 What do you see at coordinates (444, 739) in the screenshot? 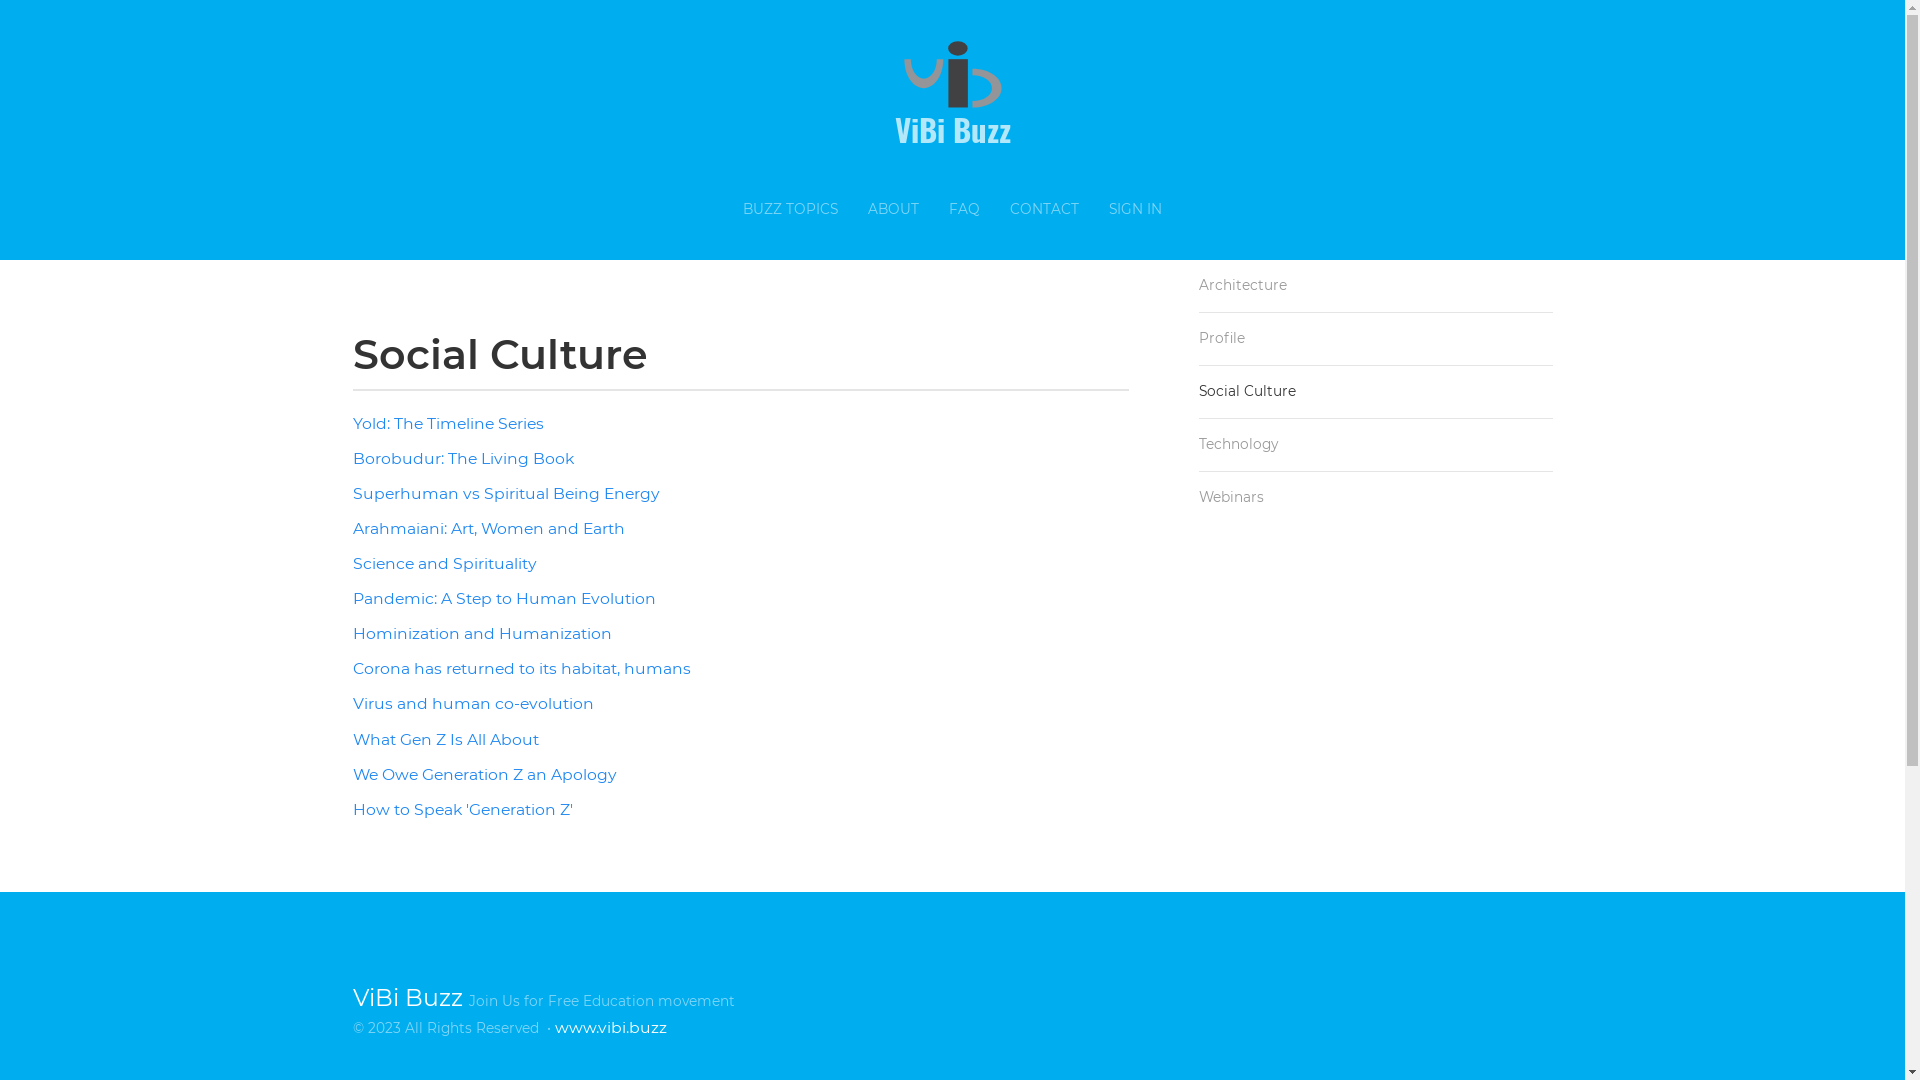
I see `'What Gen Z Is All About'` at bounding box center [444, 739].